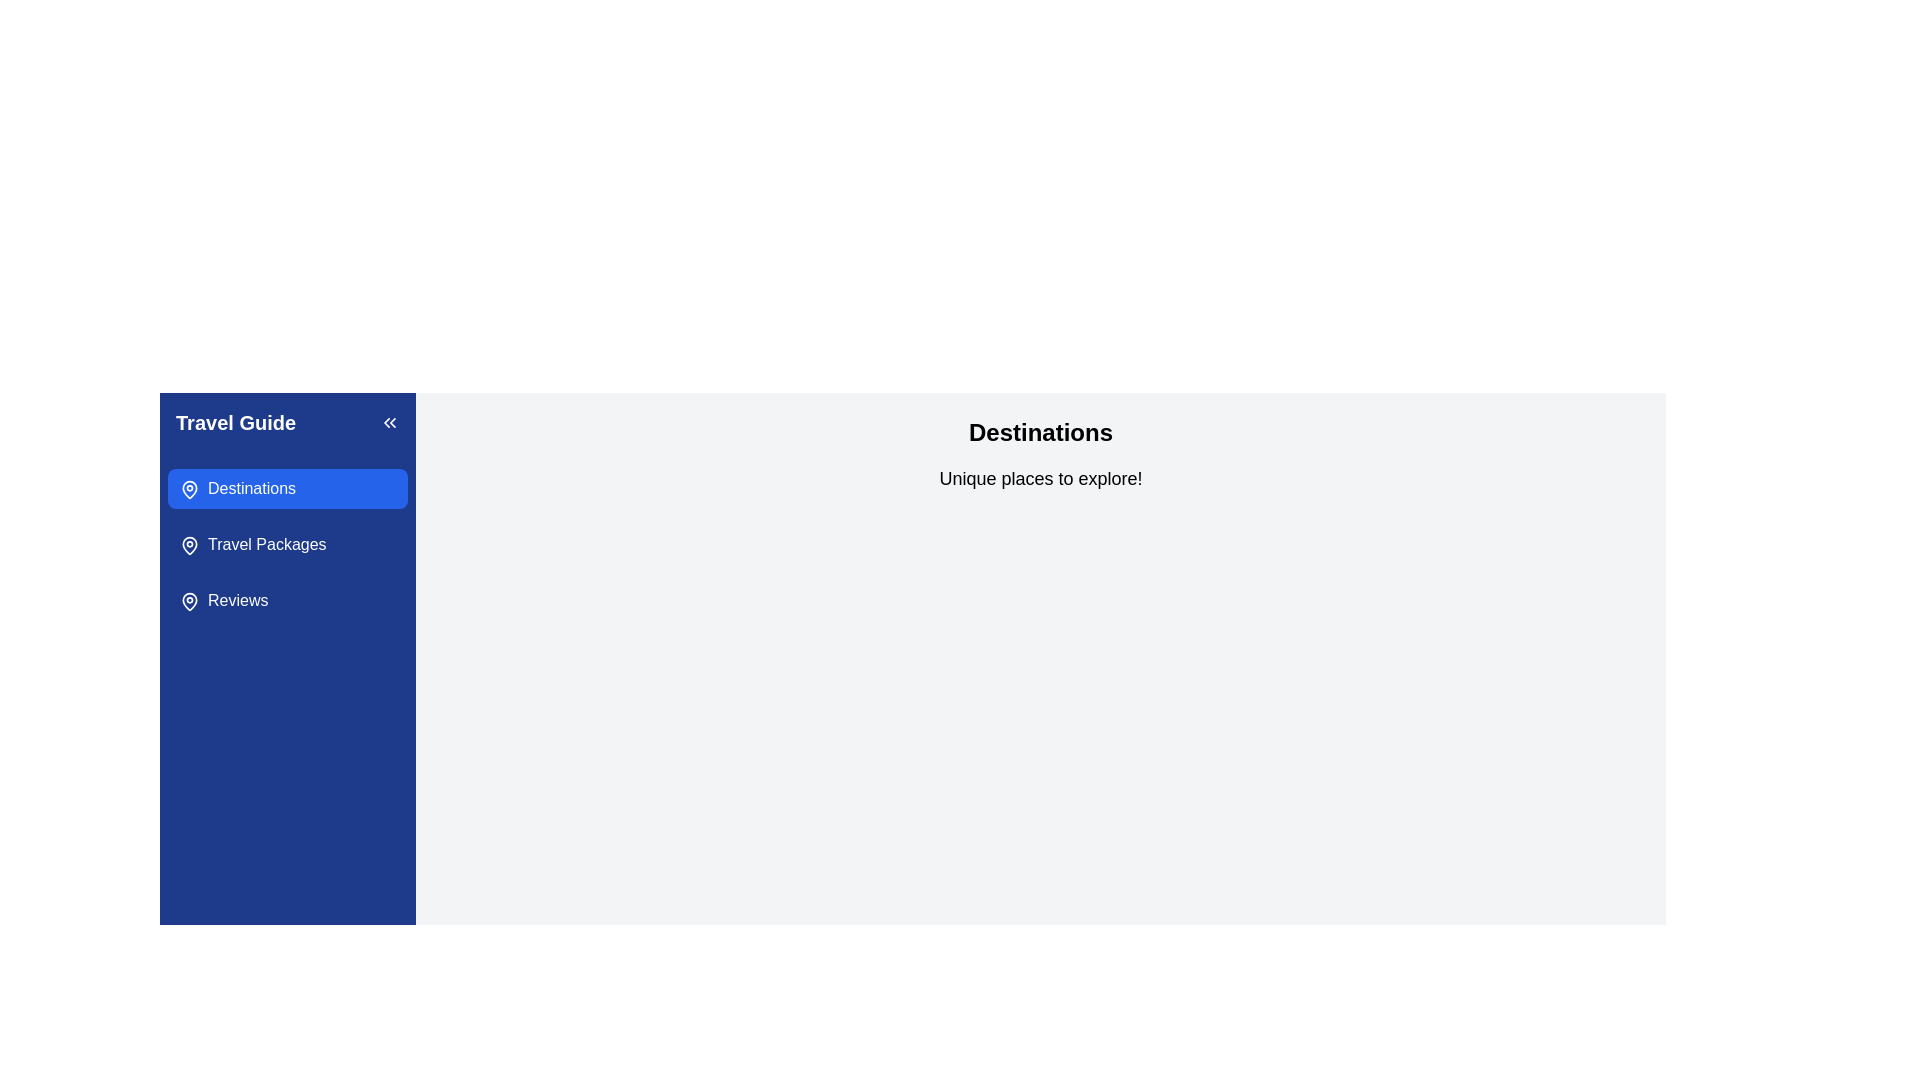  I want to click on the navigation link in the left sidebar that redirects to travel package options, located below 'Destinations' and above 'Reviews', so click(266, 544).